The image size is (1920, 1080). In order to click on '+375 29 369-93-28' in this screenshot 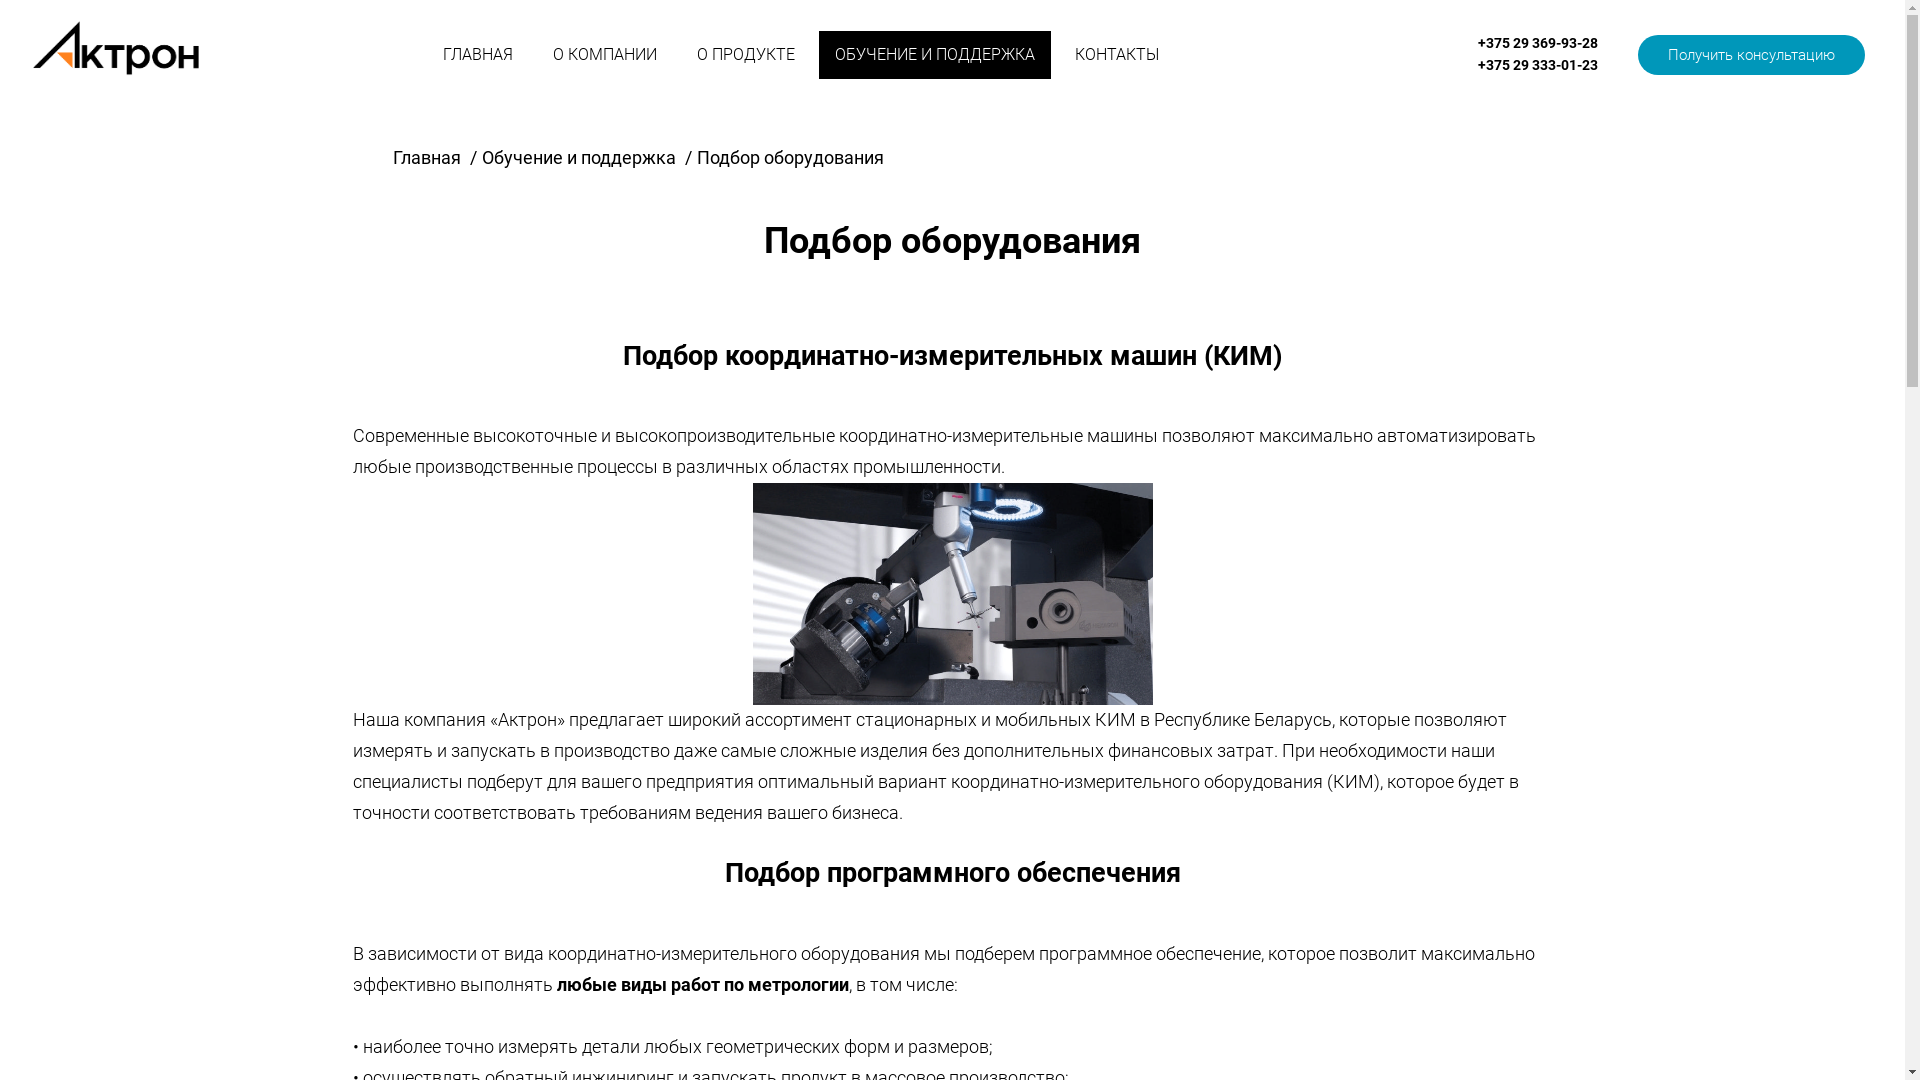, I will do `click(1536, 42)`.